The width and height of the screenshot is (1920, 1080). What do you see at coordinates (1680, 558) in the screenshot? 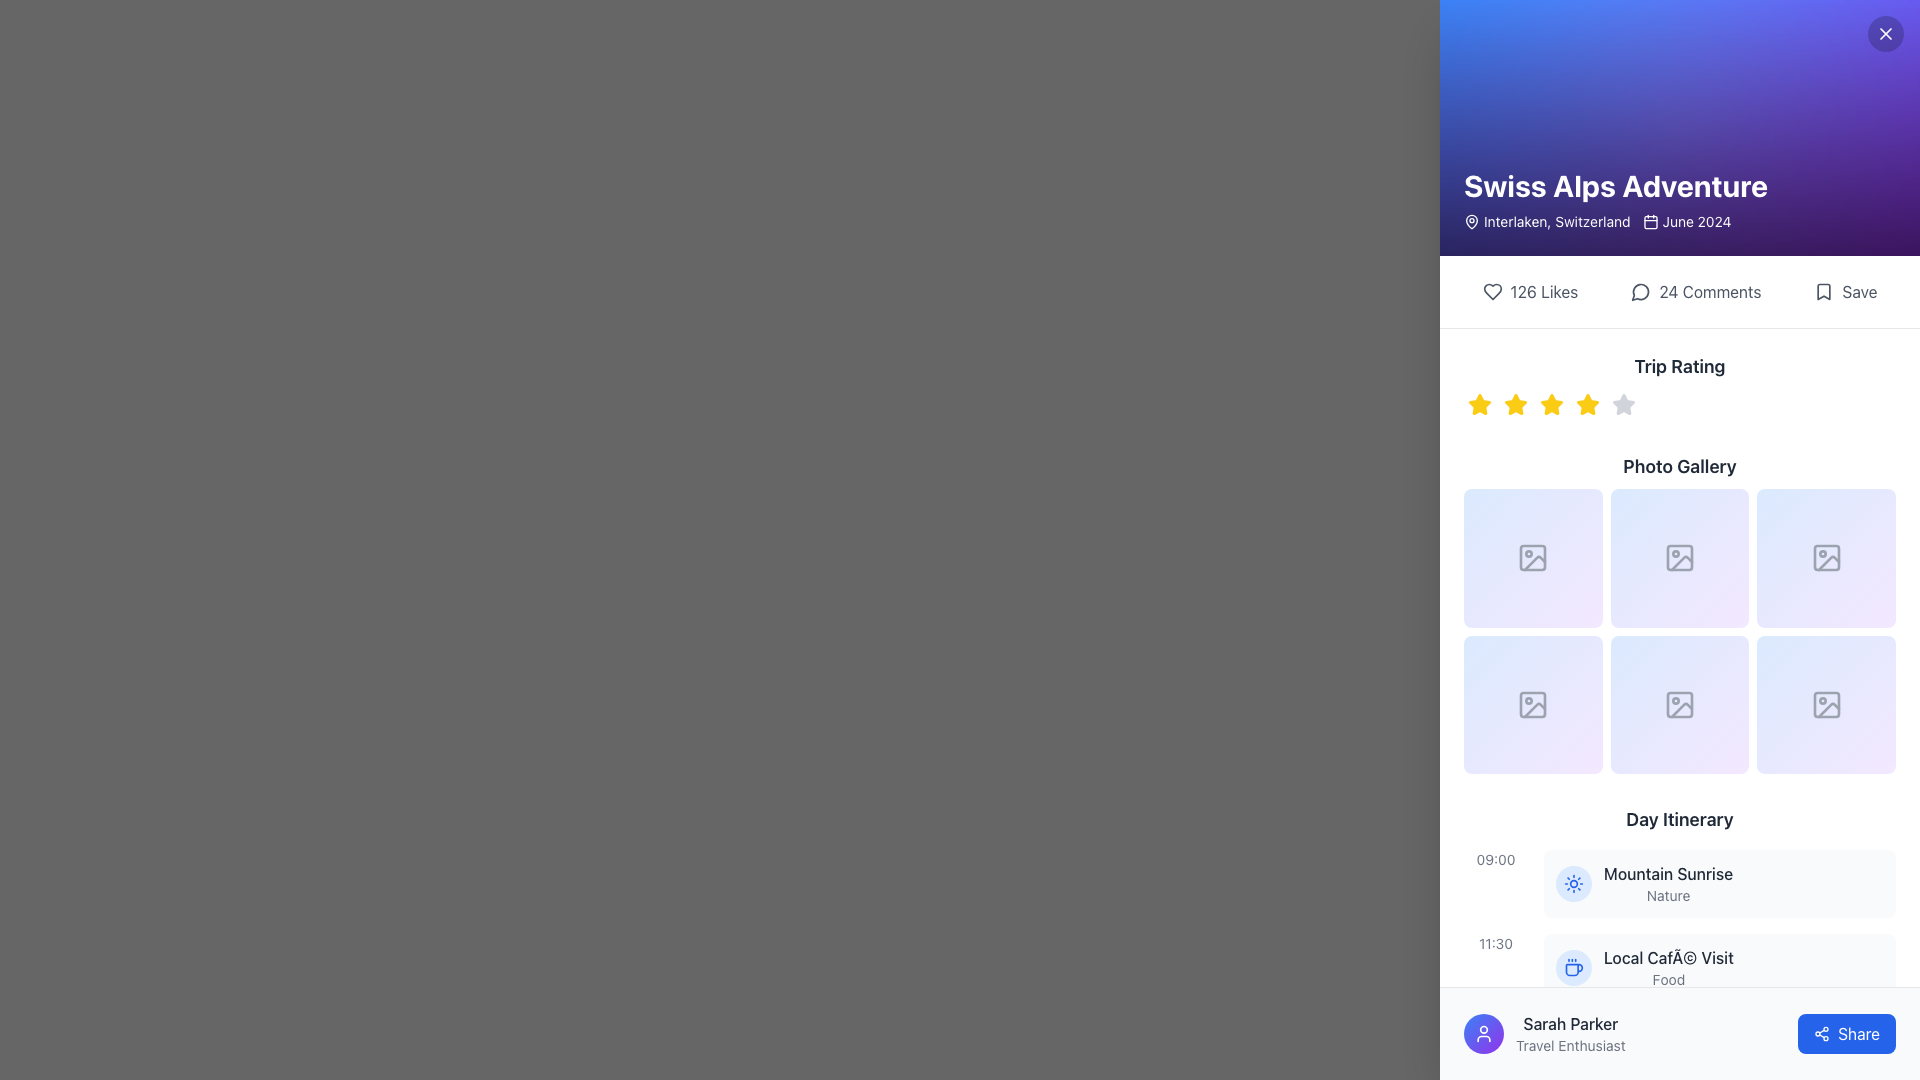
I see `the Icon placeholder in the second row and third column of the 2x3 grid in the 'Photo Gallery' section, which serves as a thumbnail slot for displaying images` at bounding box center [1680, 558].